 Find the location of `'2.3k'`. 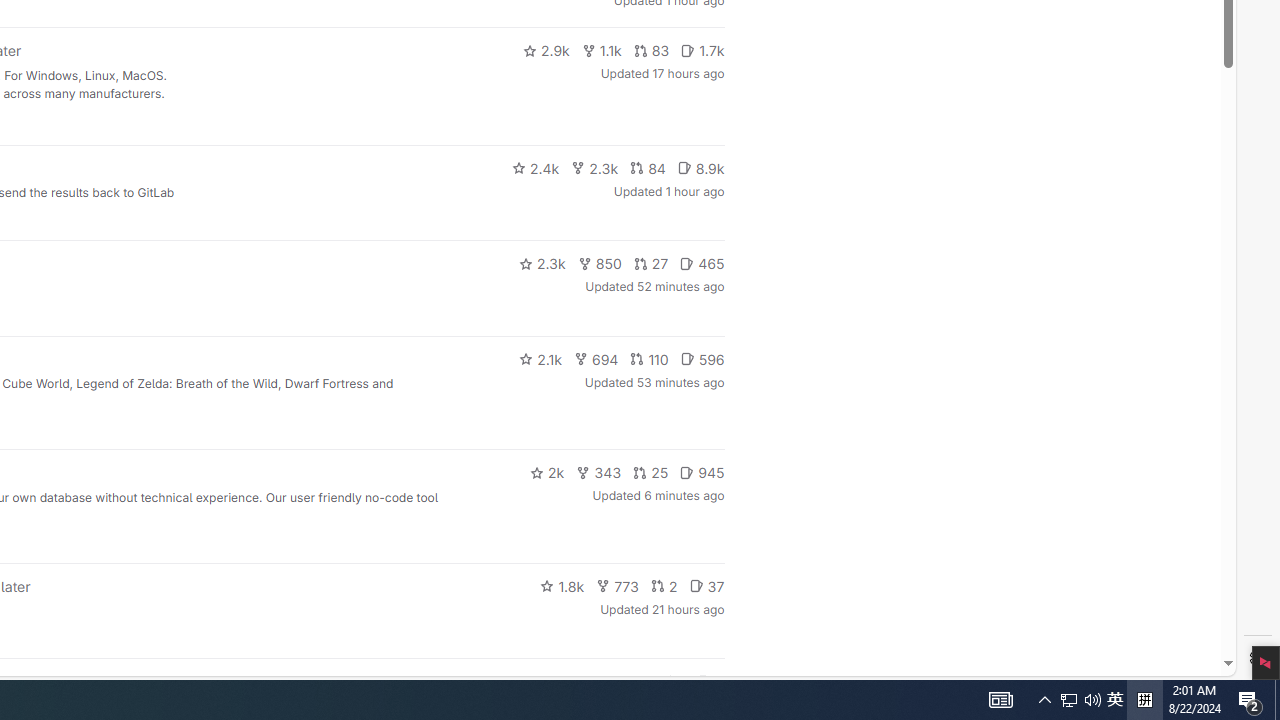

'2.3k' is located at coordinates (542, 262).